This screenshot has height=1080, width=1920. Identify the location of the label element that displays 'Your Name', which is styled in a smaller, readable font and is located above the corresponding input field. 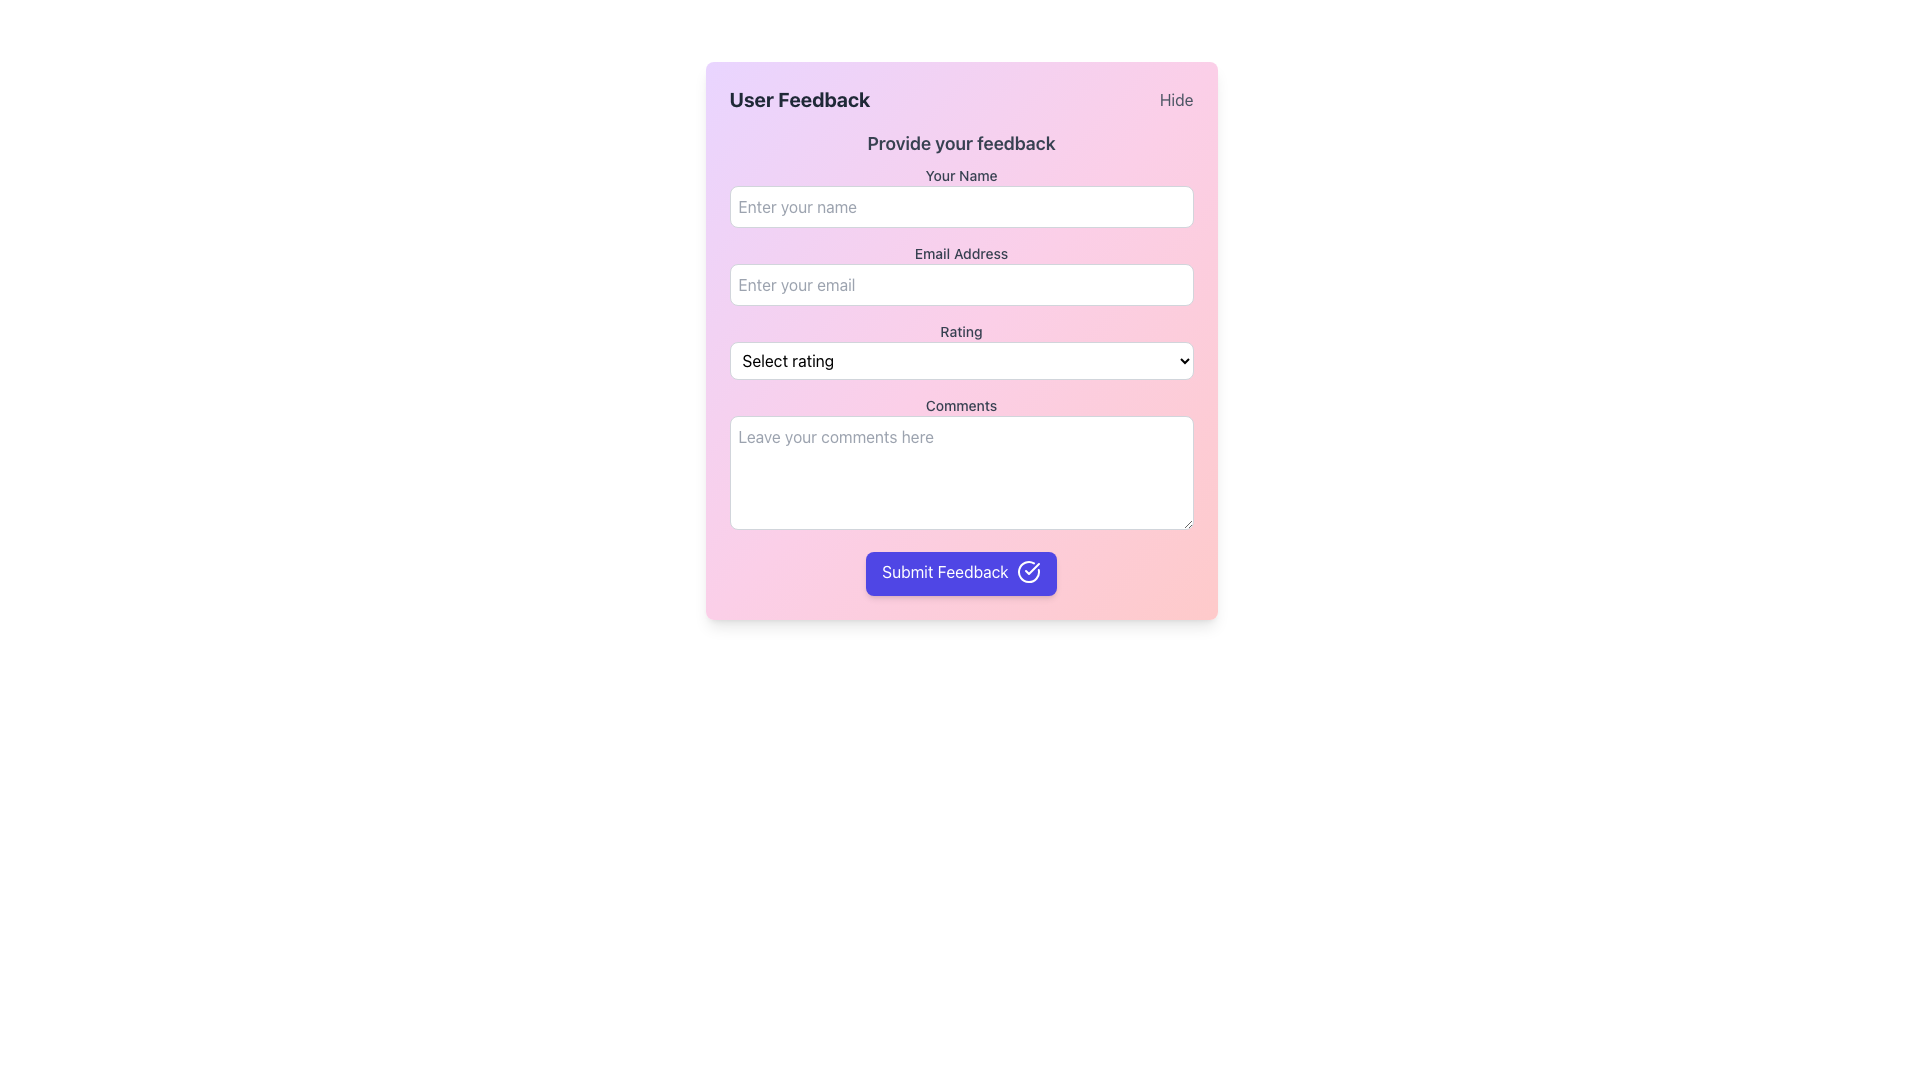
(961, 175).